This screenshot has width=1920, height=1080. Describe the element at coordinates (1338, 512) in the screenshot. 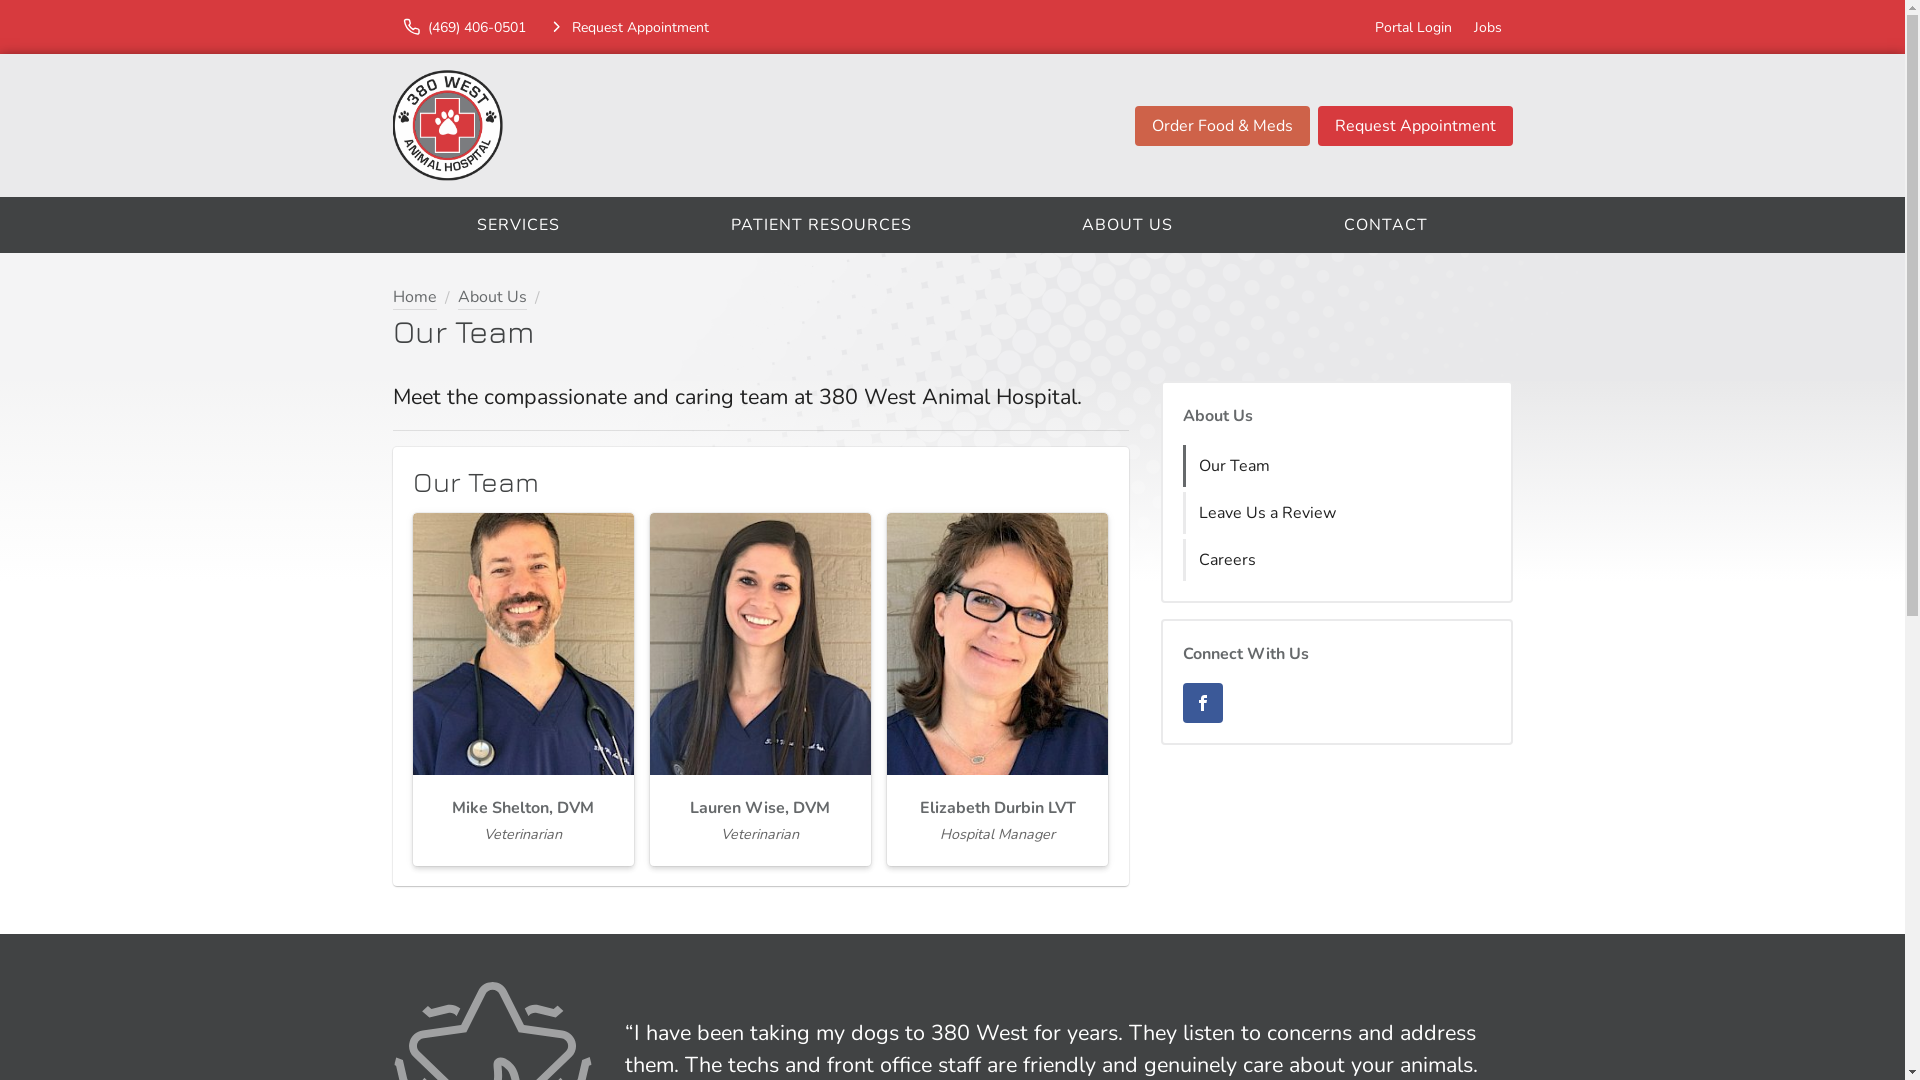

I see `'Leave Us a Review'` at that location.